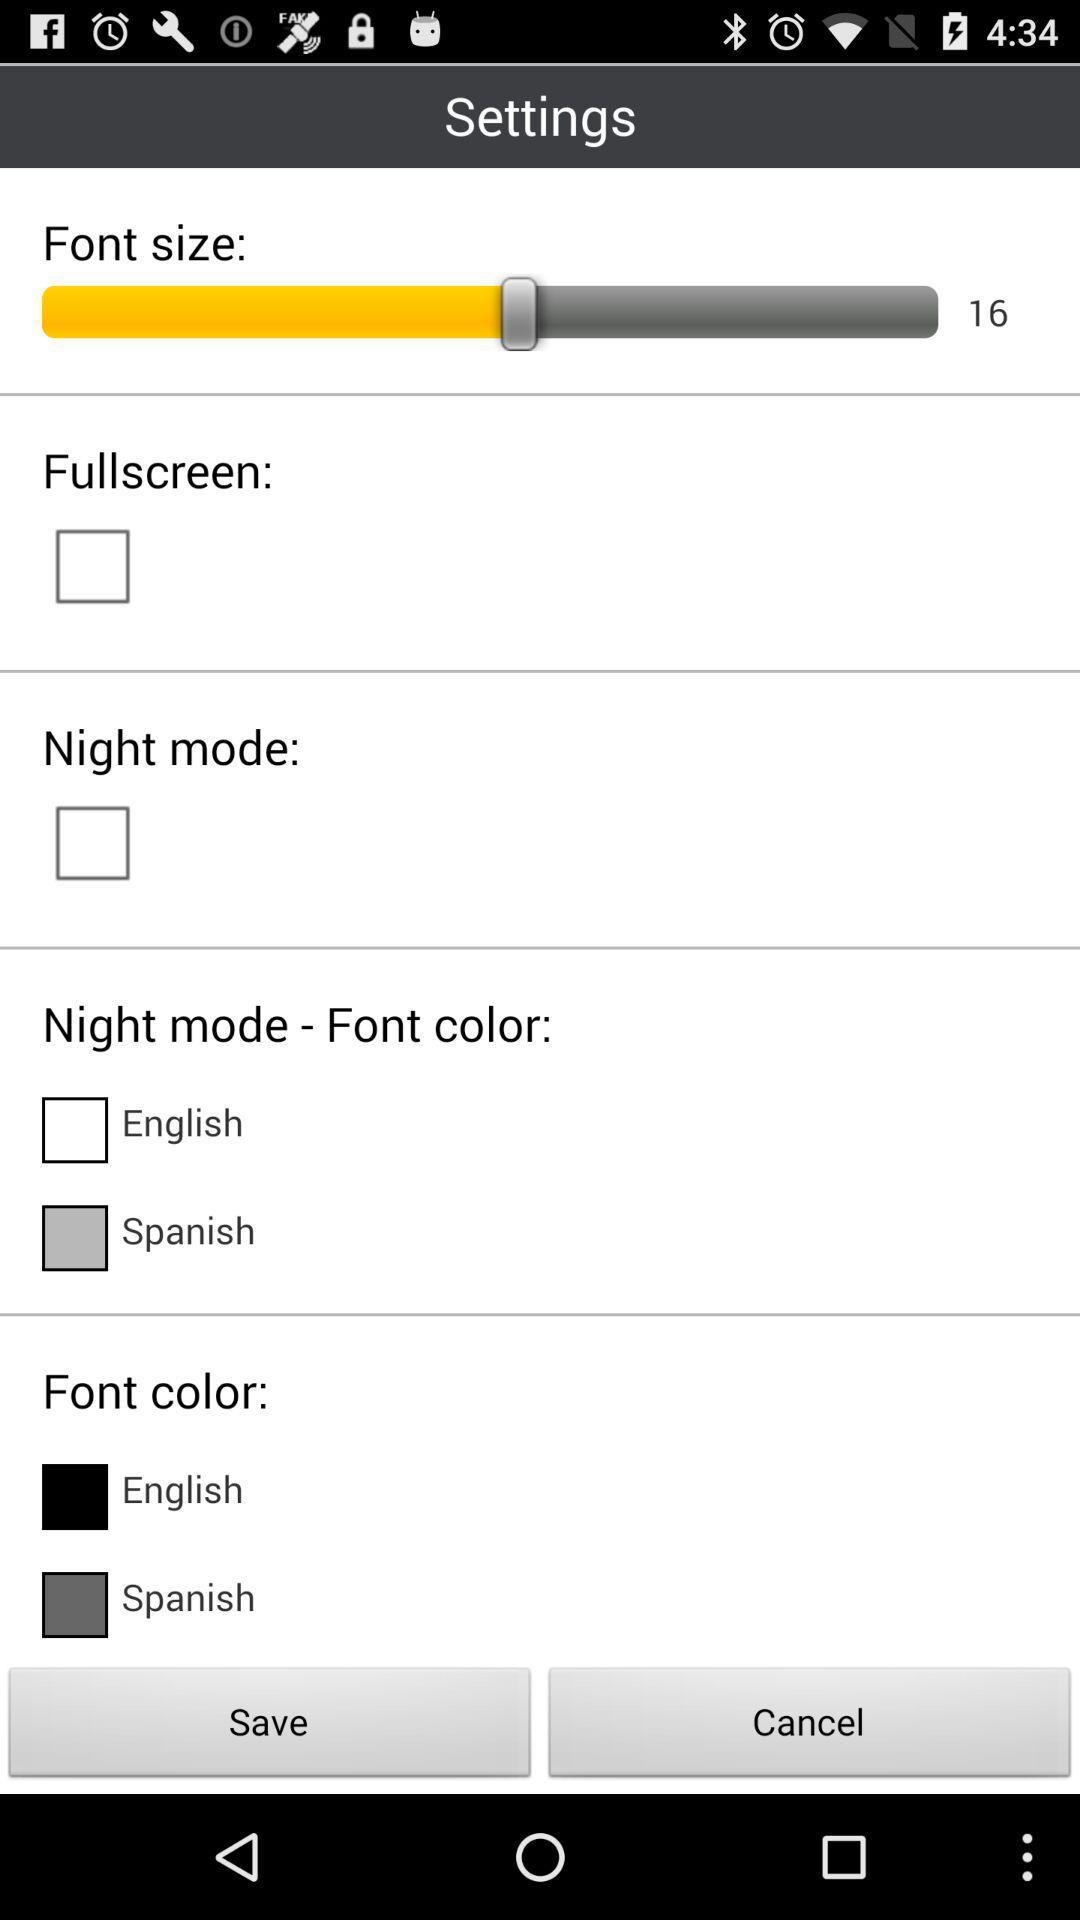 The width and height of the screenshot is (1080, 1920). What do you see at coordinates (73, 1237) in the screenshot?
I see `the square box to the left of spanish text below night modefont color text` at bounding box center [73, 1237].